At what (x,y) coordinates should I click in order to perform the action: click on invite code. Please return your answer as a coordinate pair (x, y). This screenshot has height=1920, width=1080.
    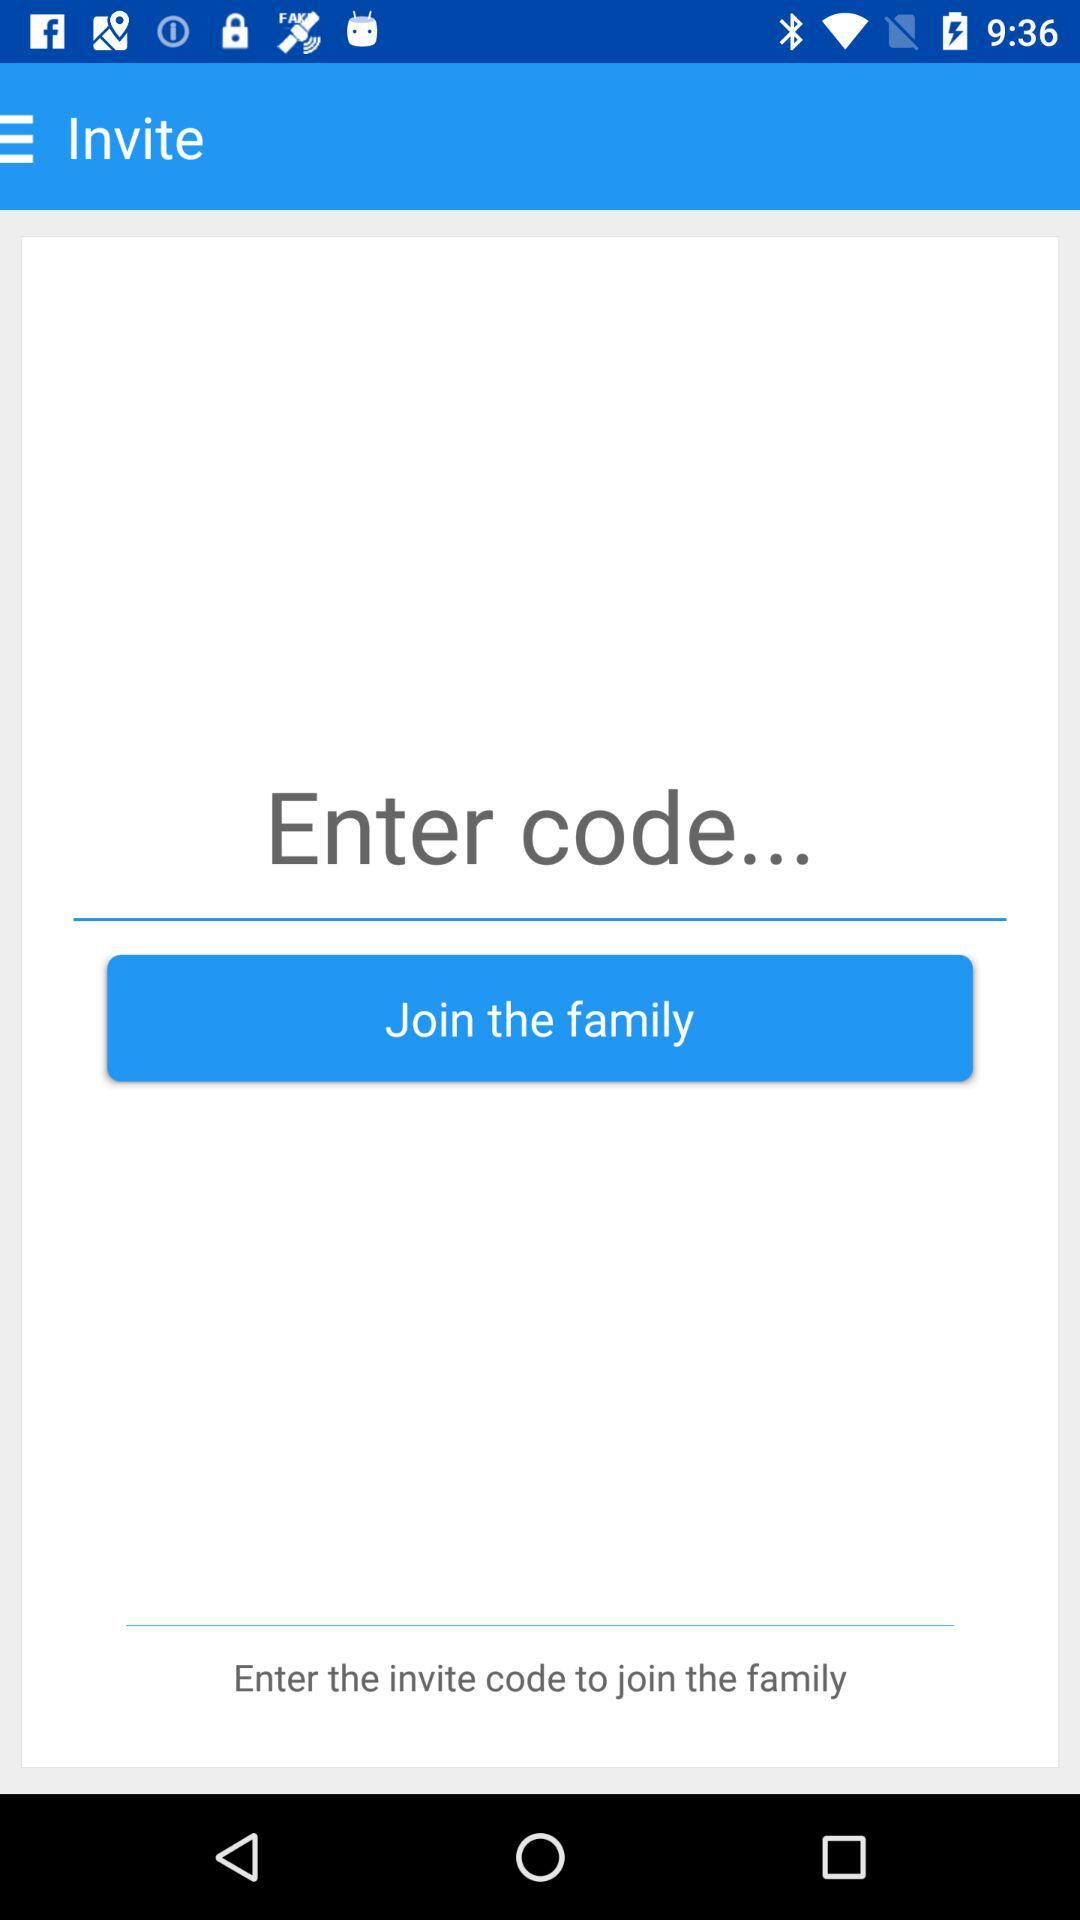
    Looking at the image, I should click on (540, 825).